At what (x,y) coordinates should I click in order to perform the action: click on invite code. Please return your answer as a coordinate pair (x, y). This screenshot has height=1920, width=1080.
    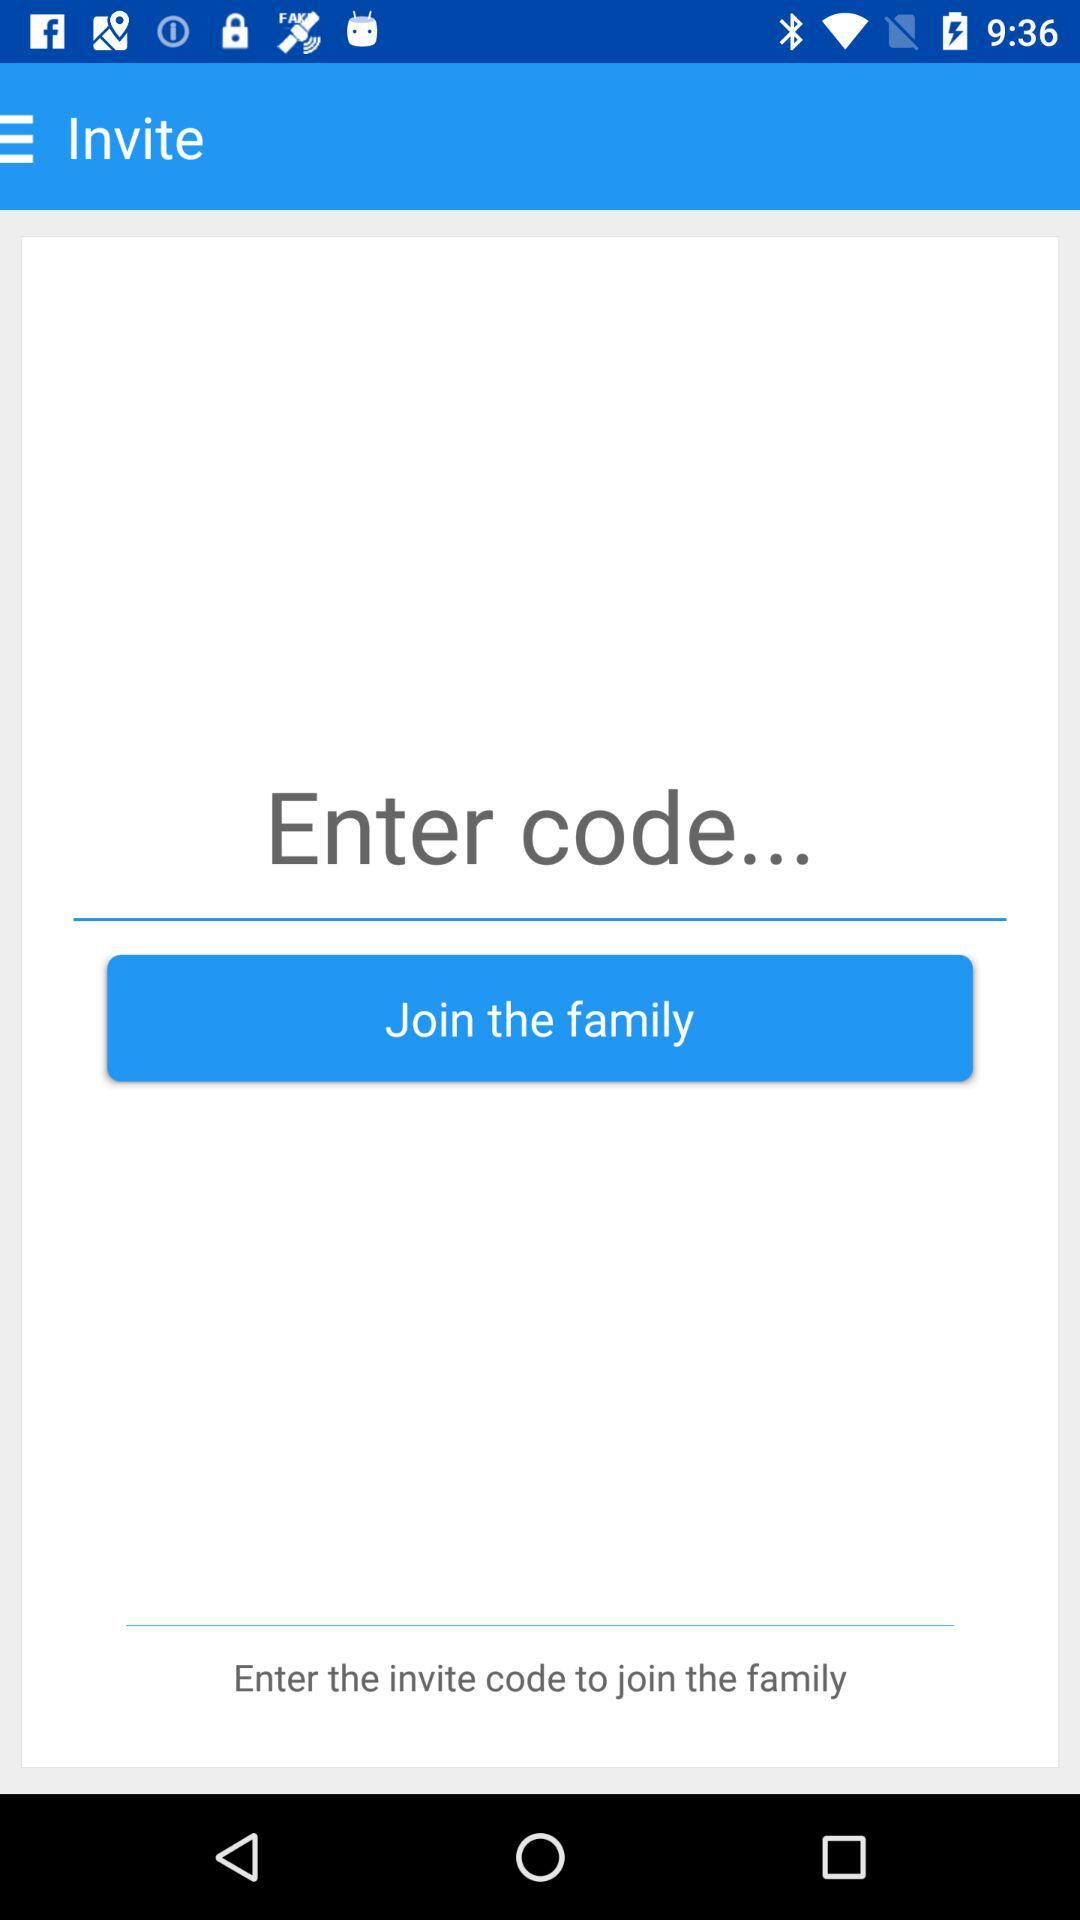
    Looking at the image, I should click on (540, 825).